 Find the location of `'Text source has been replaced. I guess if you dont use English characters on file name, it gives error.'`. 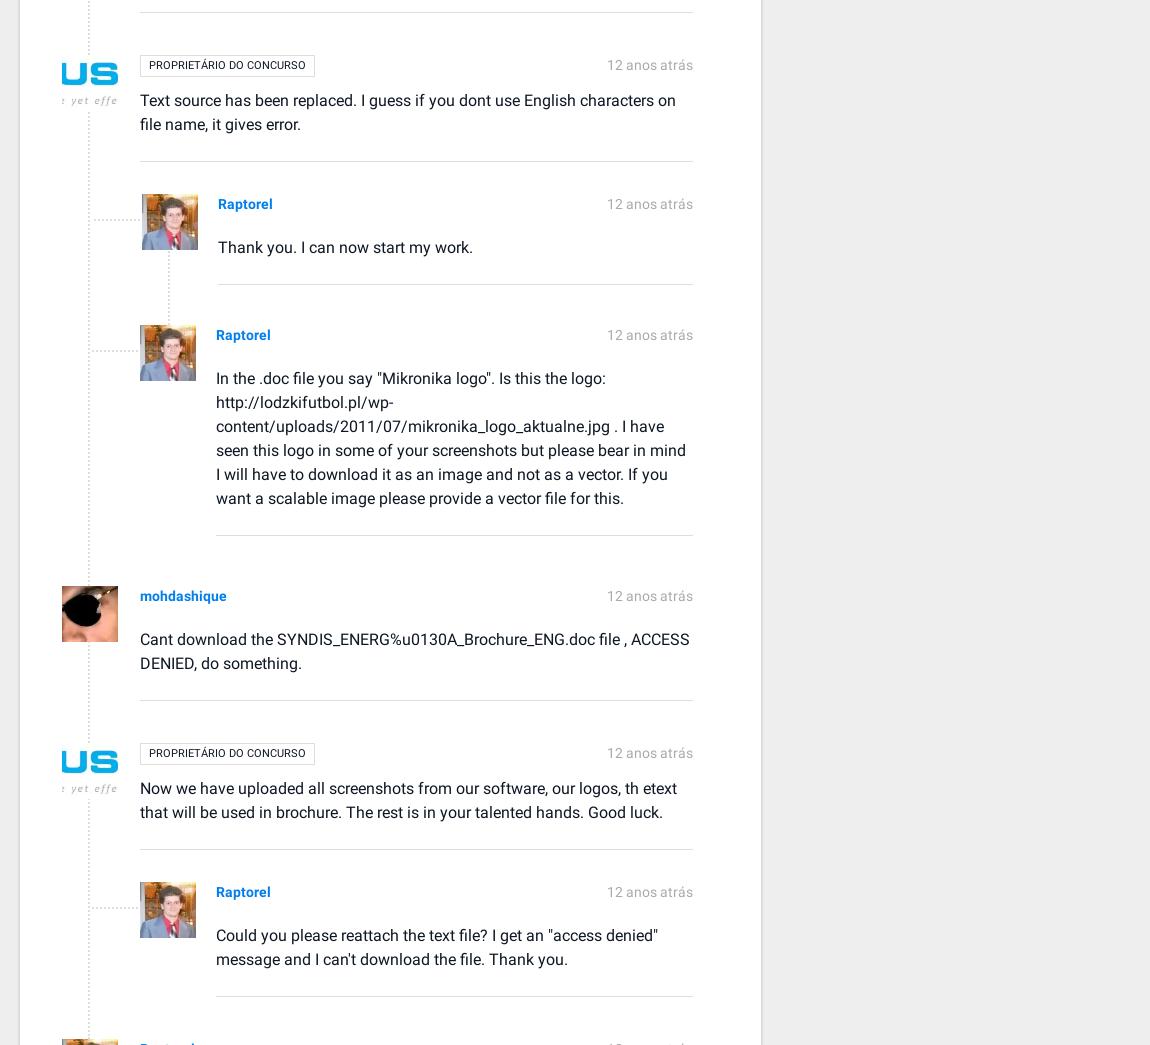

'Text source has been replaced. I guess if you dont use English characters on file name, it gives error.' is located at coordinates (138, 111).